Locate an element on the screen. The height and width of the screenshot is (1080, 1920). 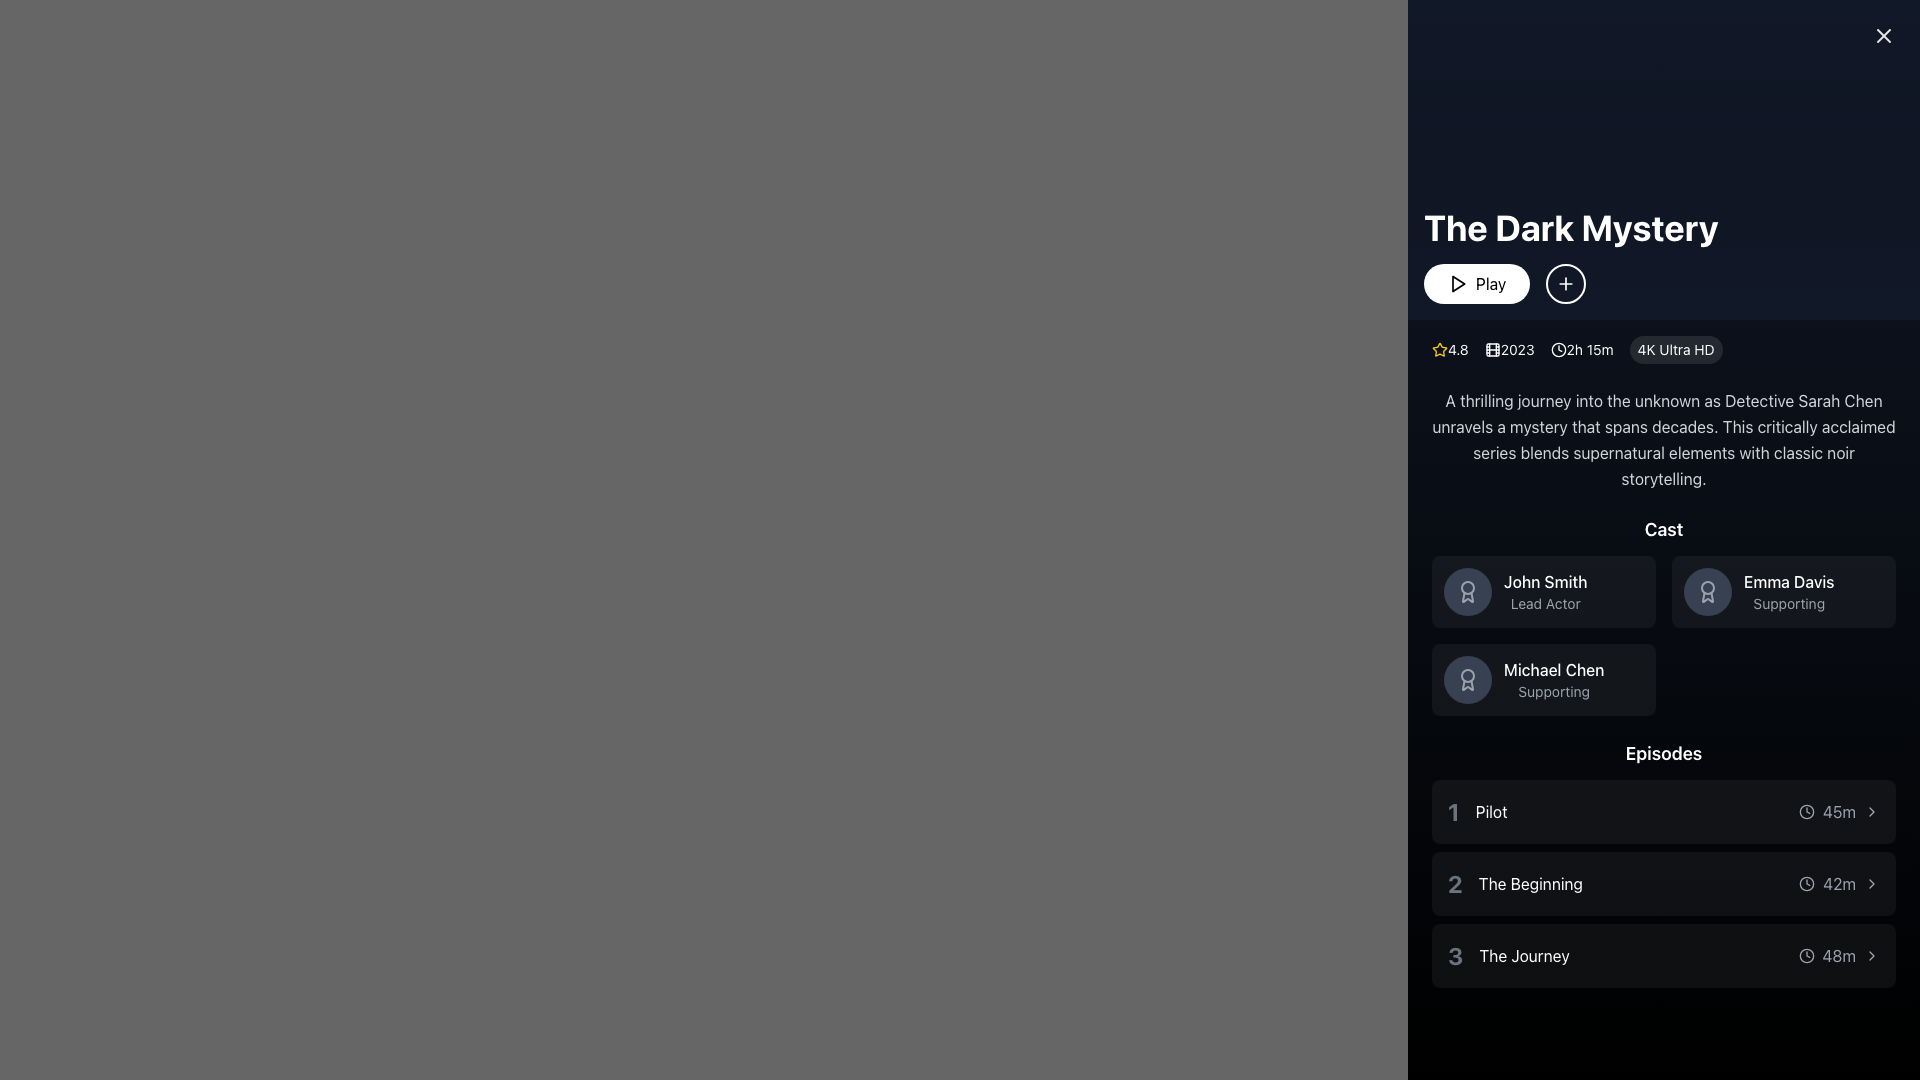
descriptive text label indicating that 'John Smith' is the lead actor, positioned directly below the name in the Cast section of the interface is located at coordinates (1544, 603).